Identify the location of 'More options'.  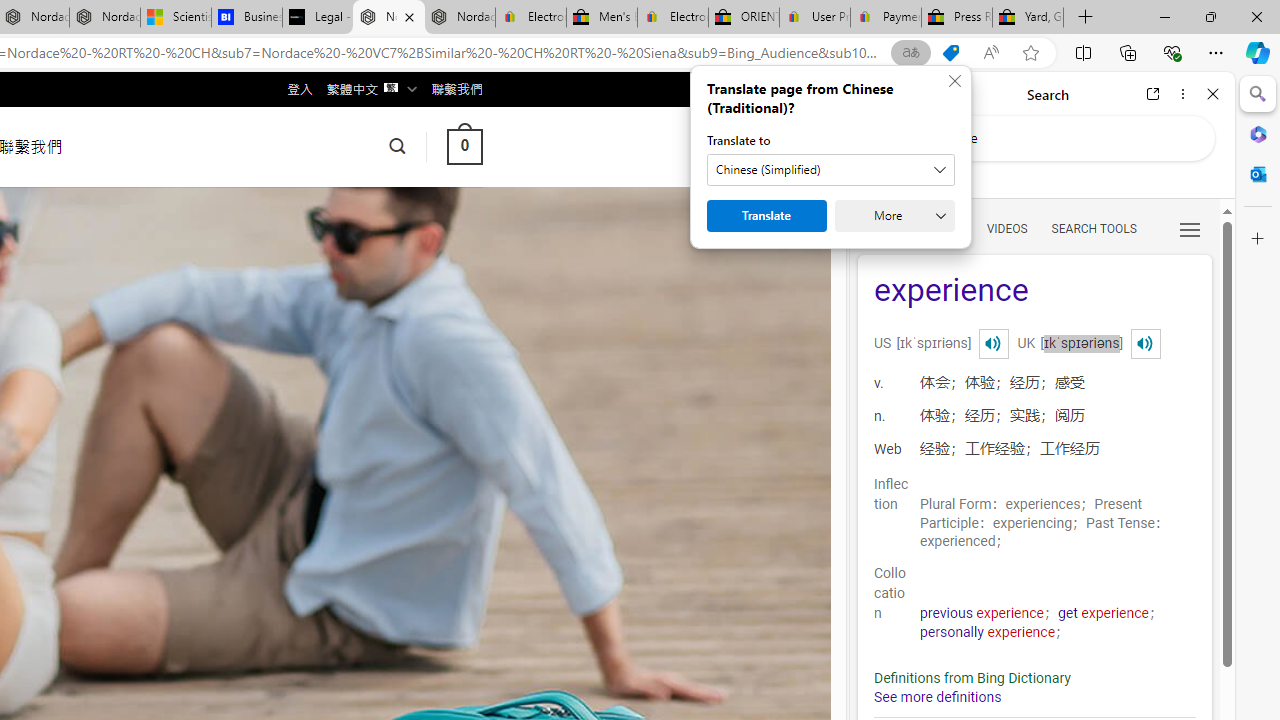
(1182, 93).